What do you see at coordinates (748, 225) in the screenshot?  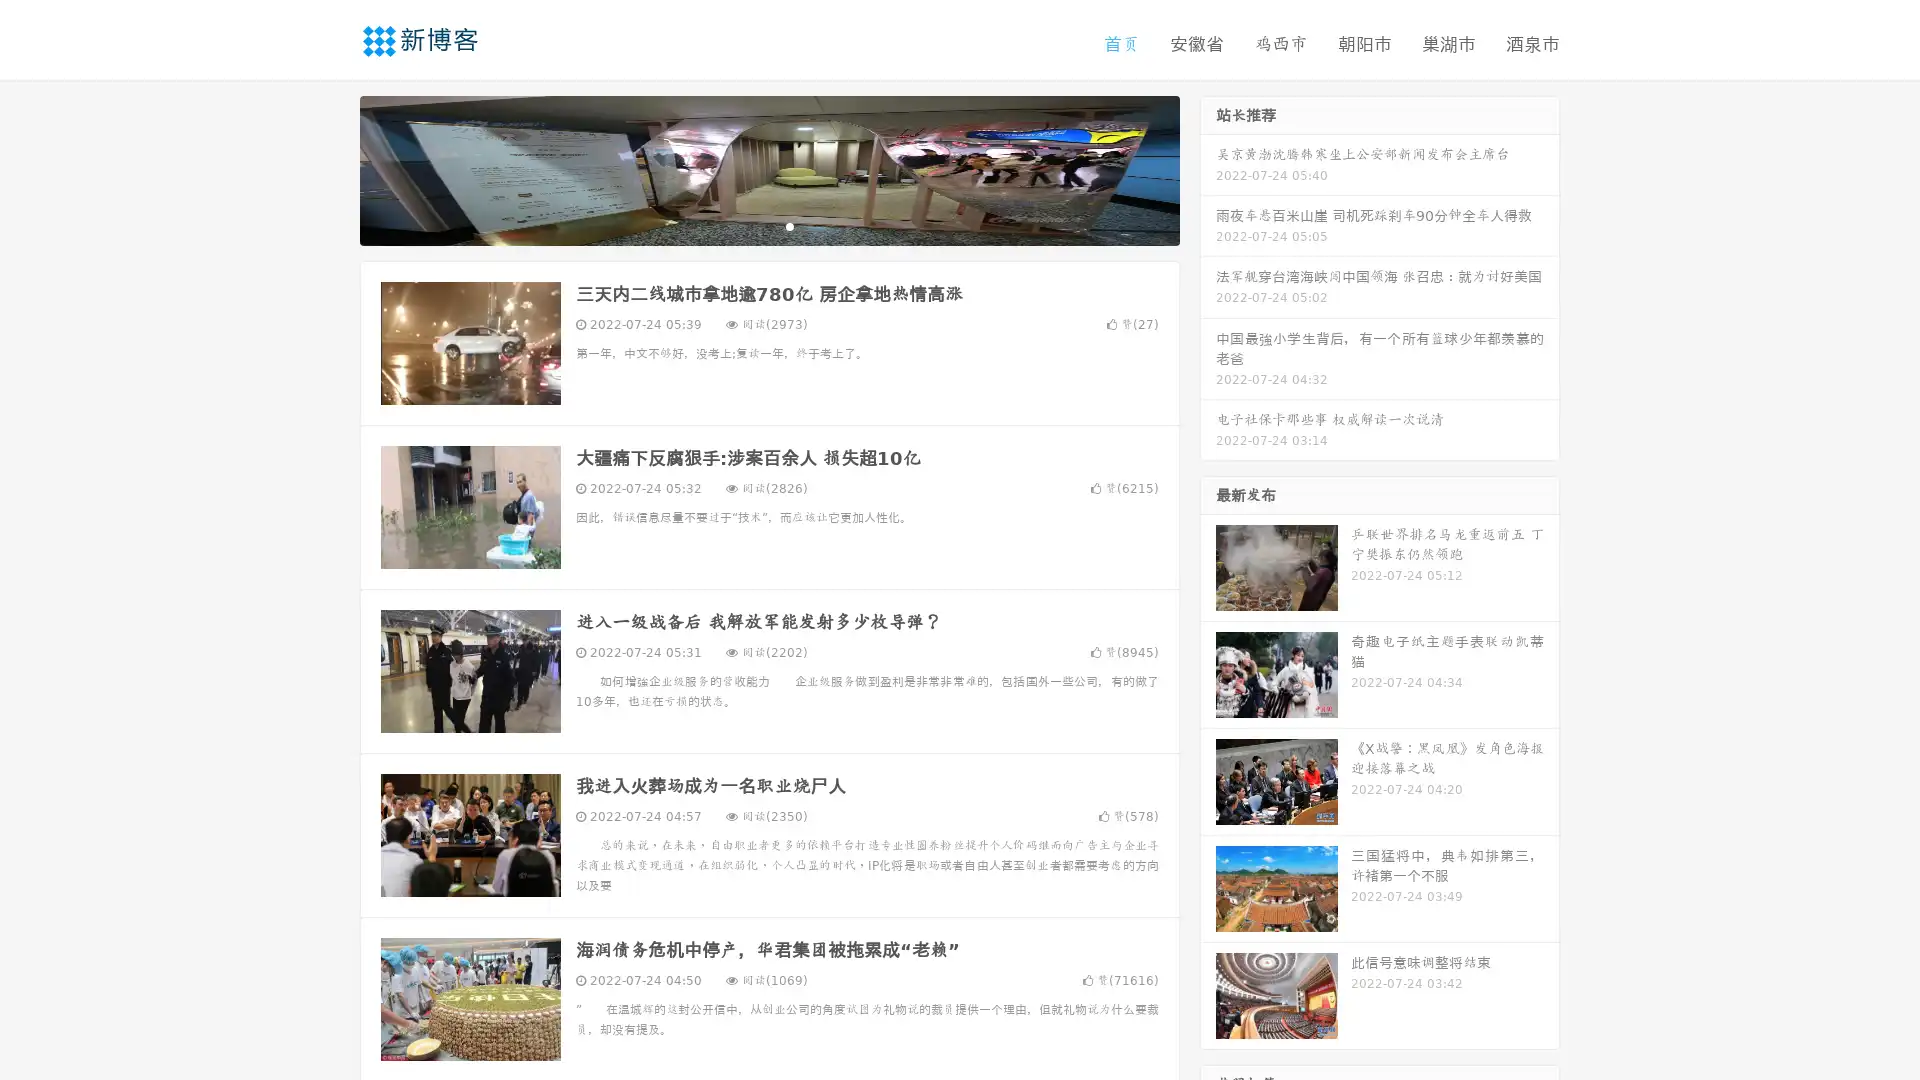 I see `Go to slide 1` at bounding box center [748, 225].